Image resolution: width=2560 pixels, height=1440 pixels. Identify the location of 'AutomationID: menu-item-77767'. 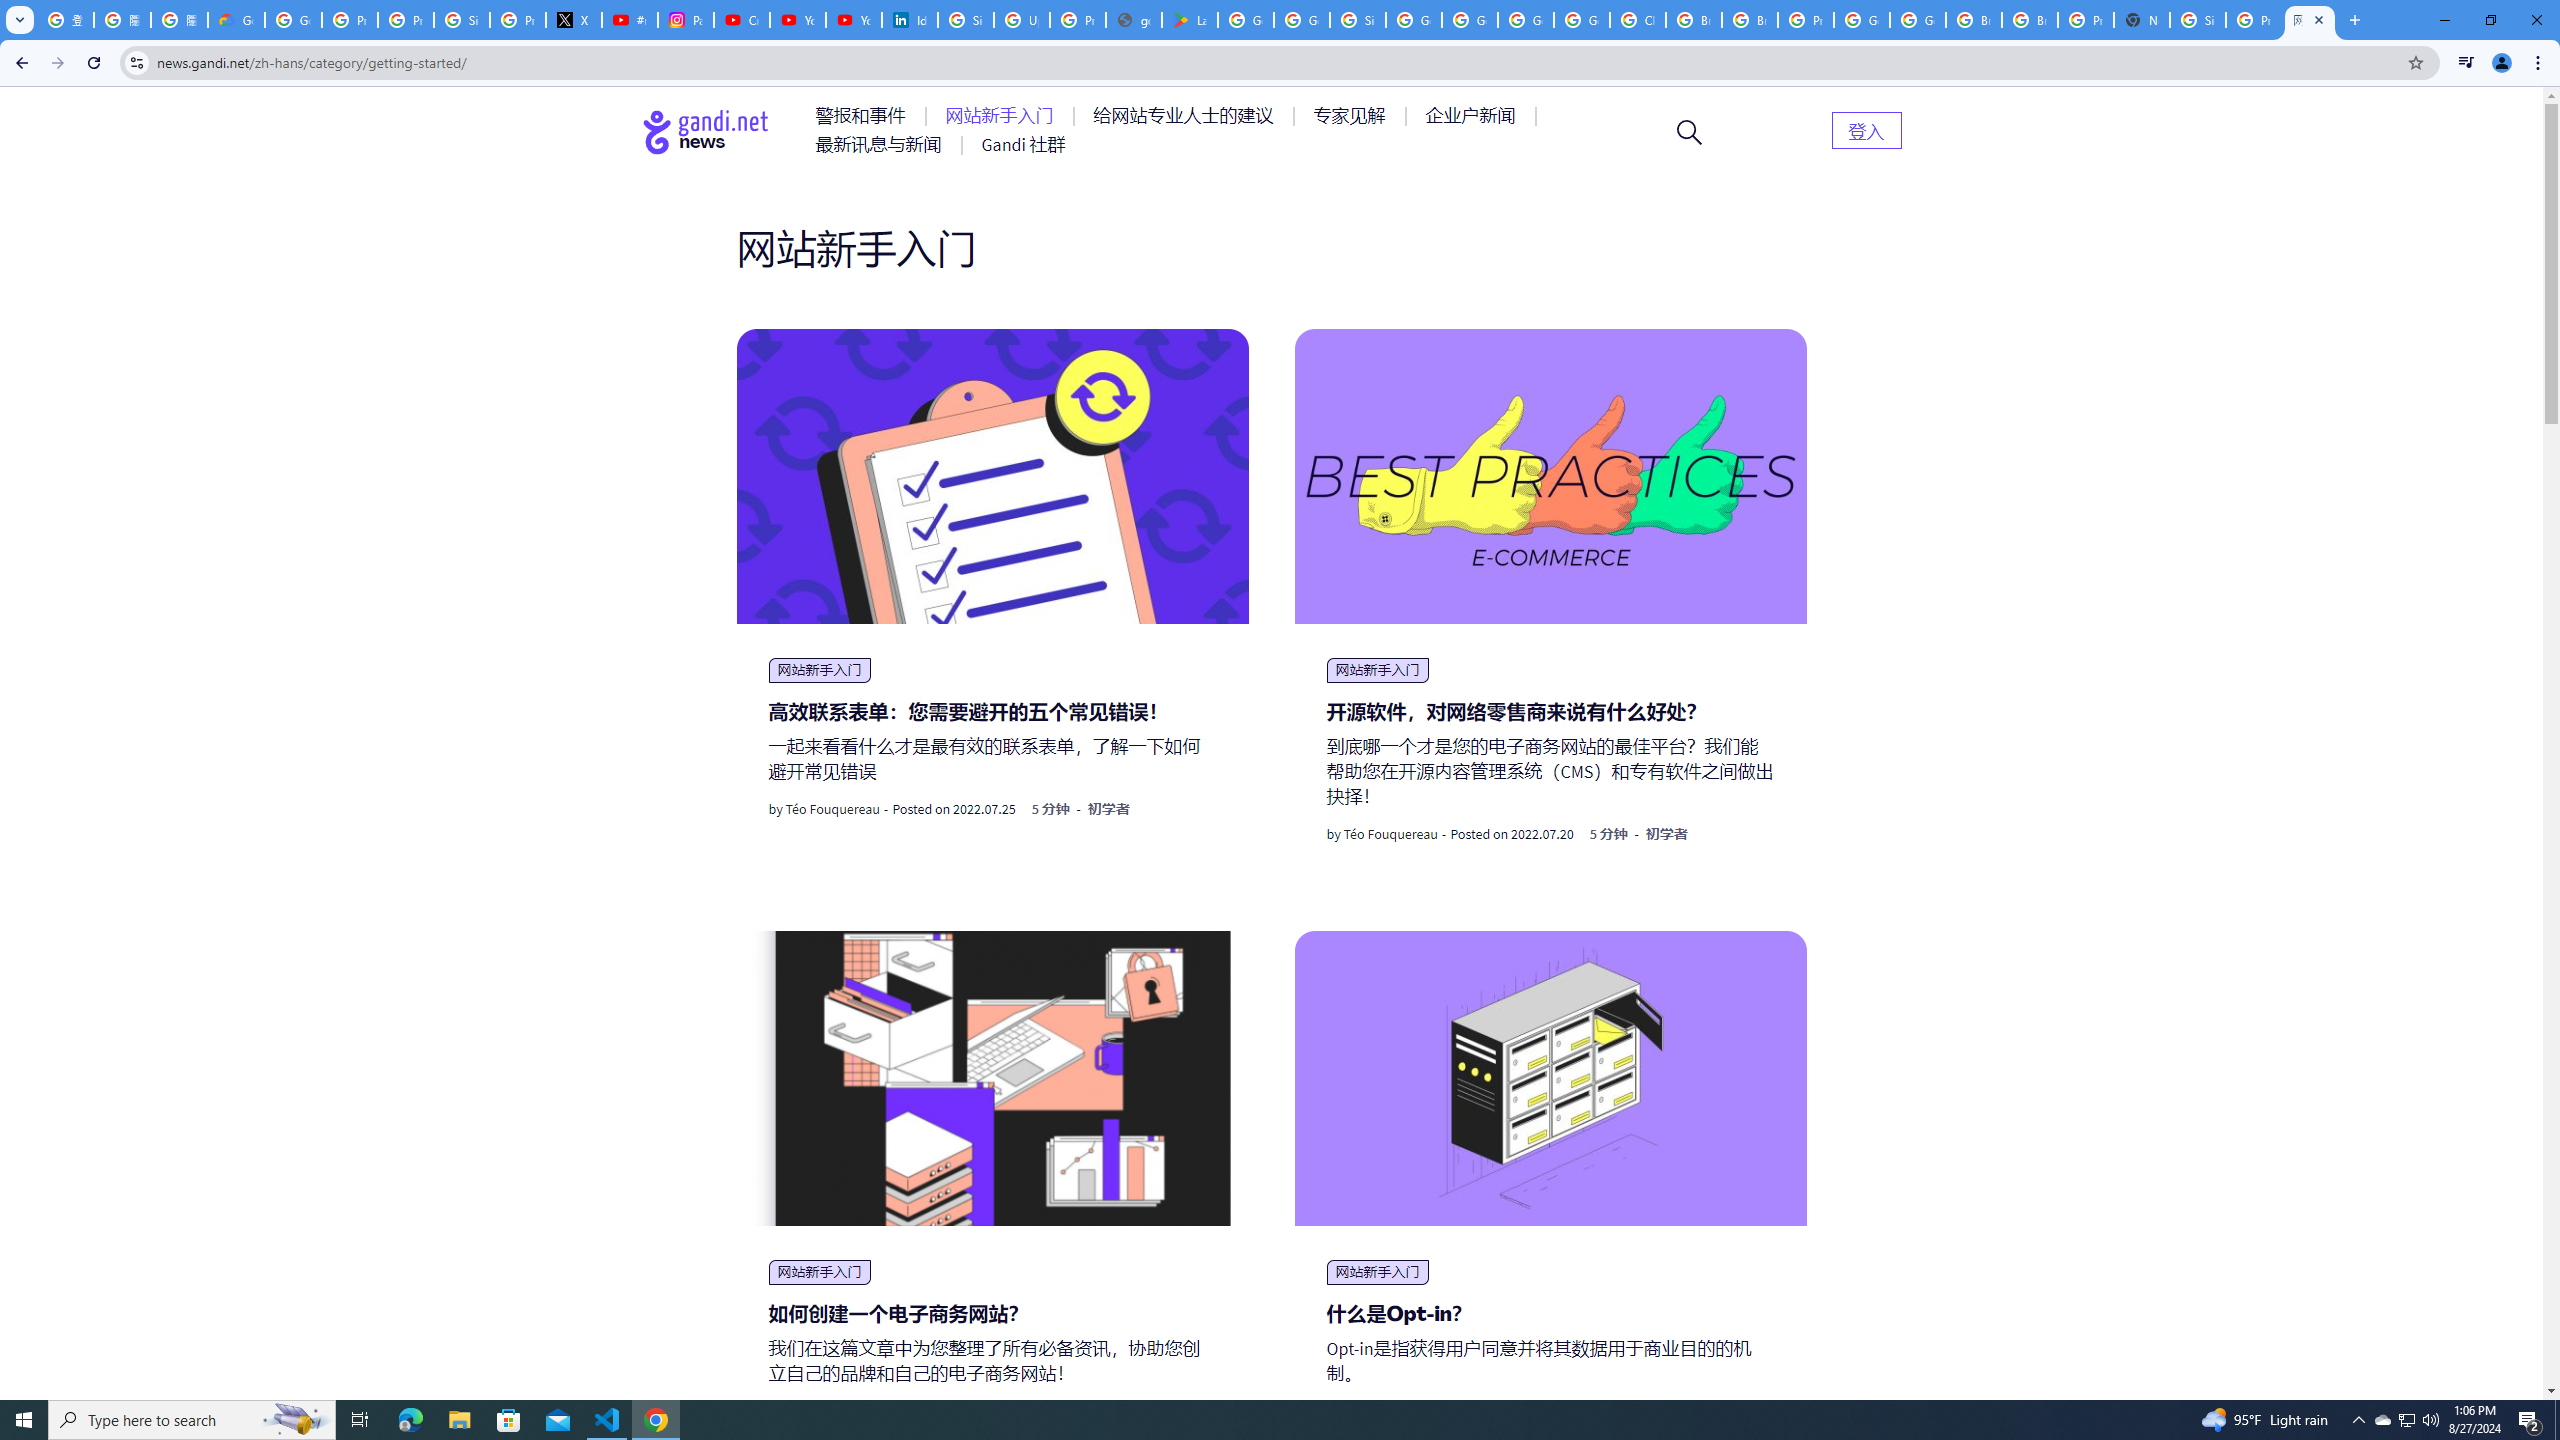
(1023, 143).